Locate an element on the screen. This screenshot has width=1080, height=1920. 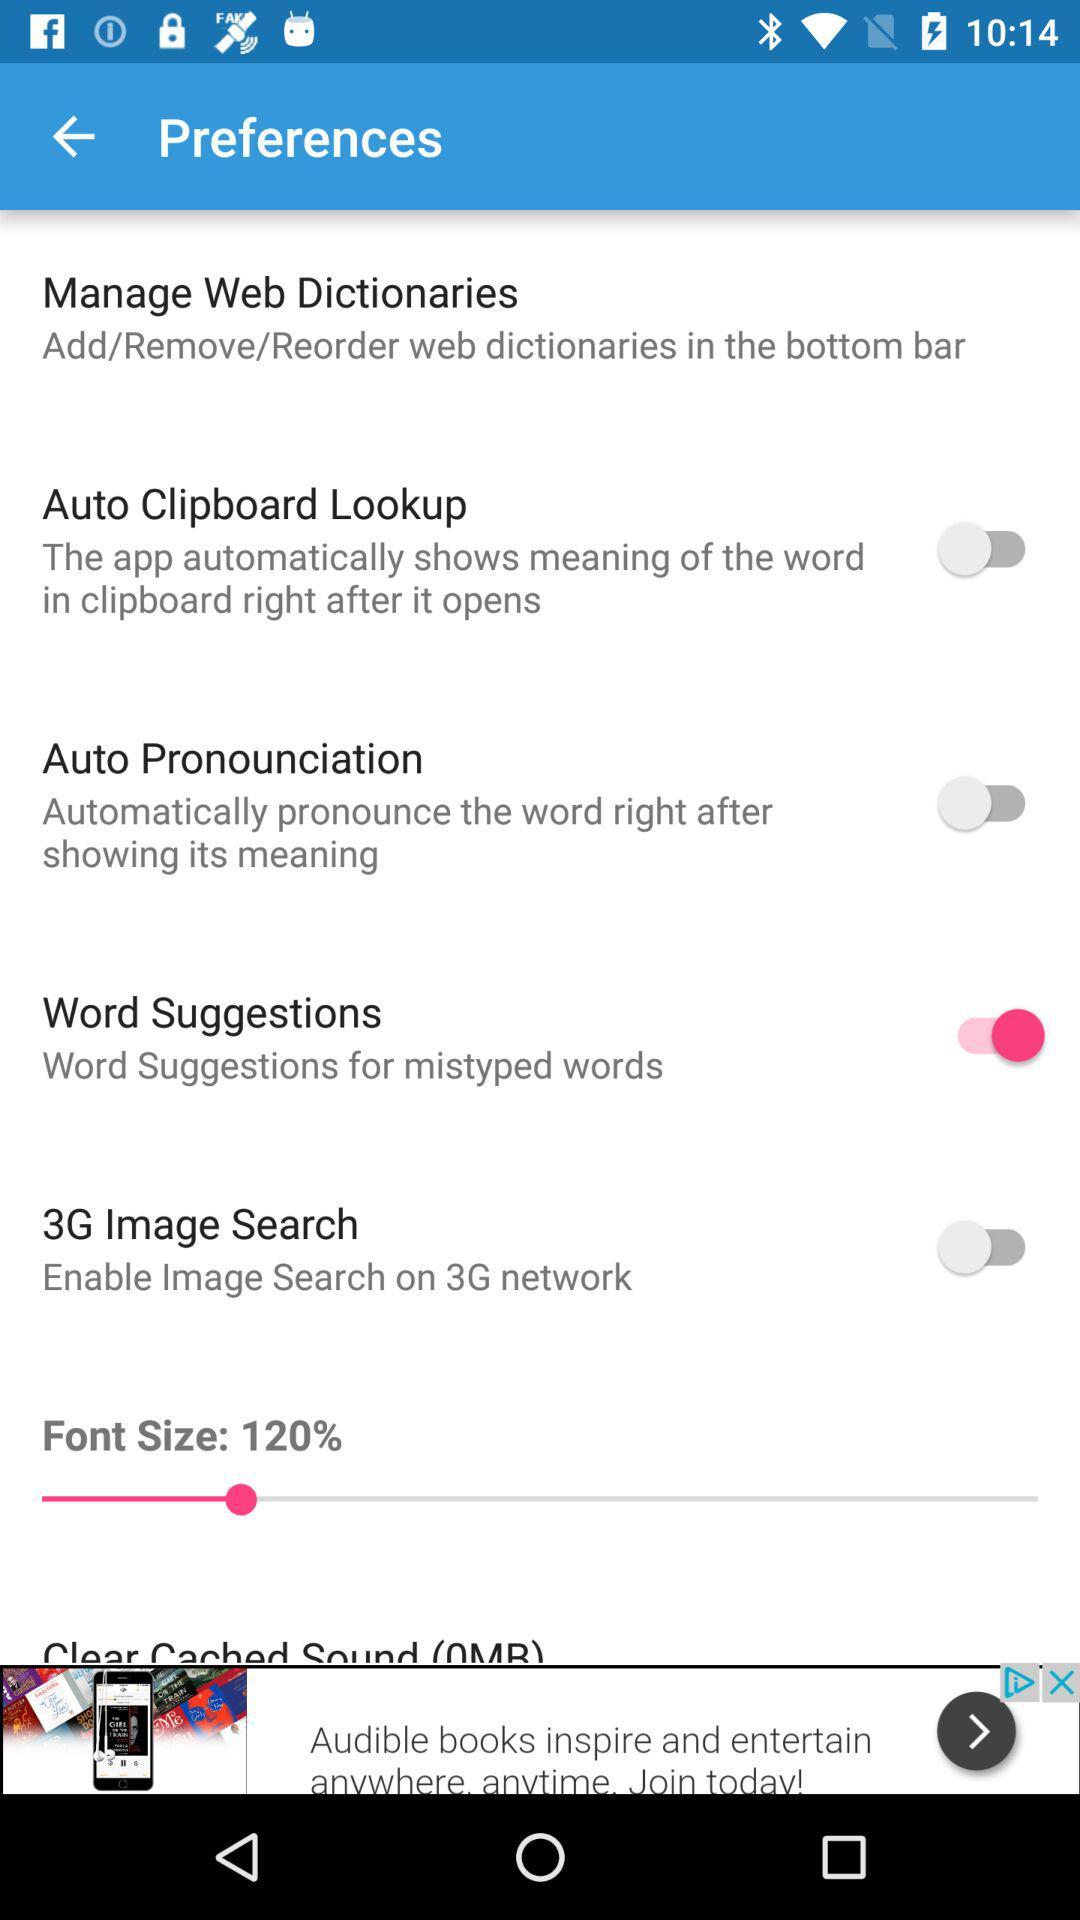
tag the auto play is located at coordinates (991, 1245).